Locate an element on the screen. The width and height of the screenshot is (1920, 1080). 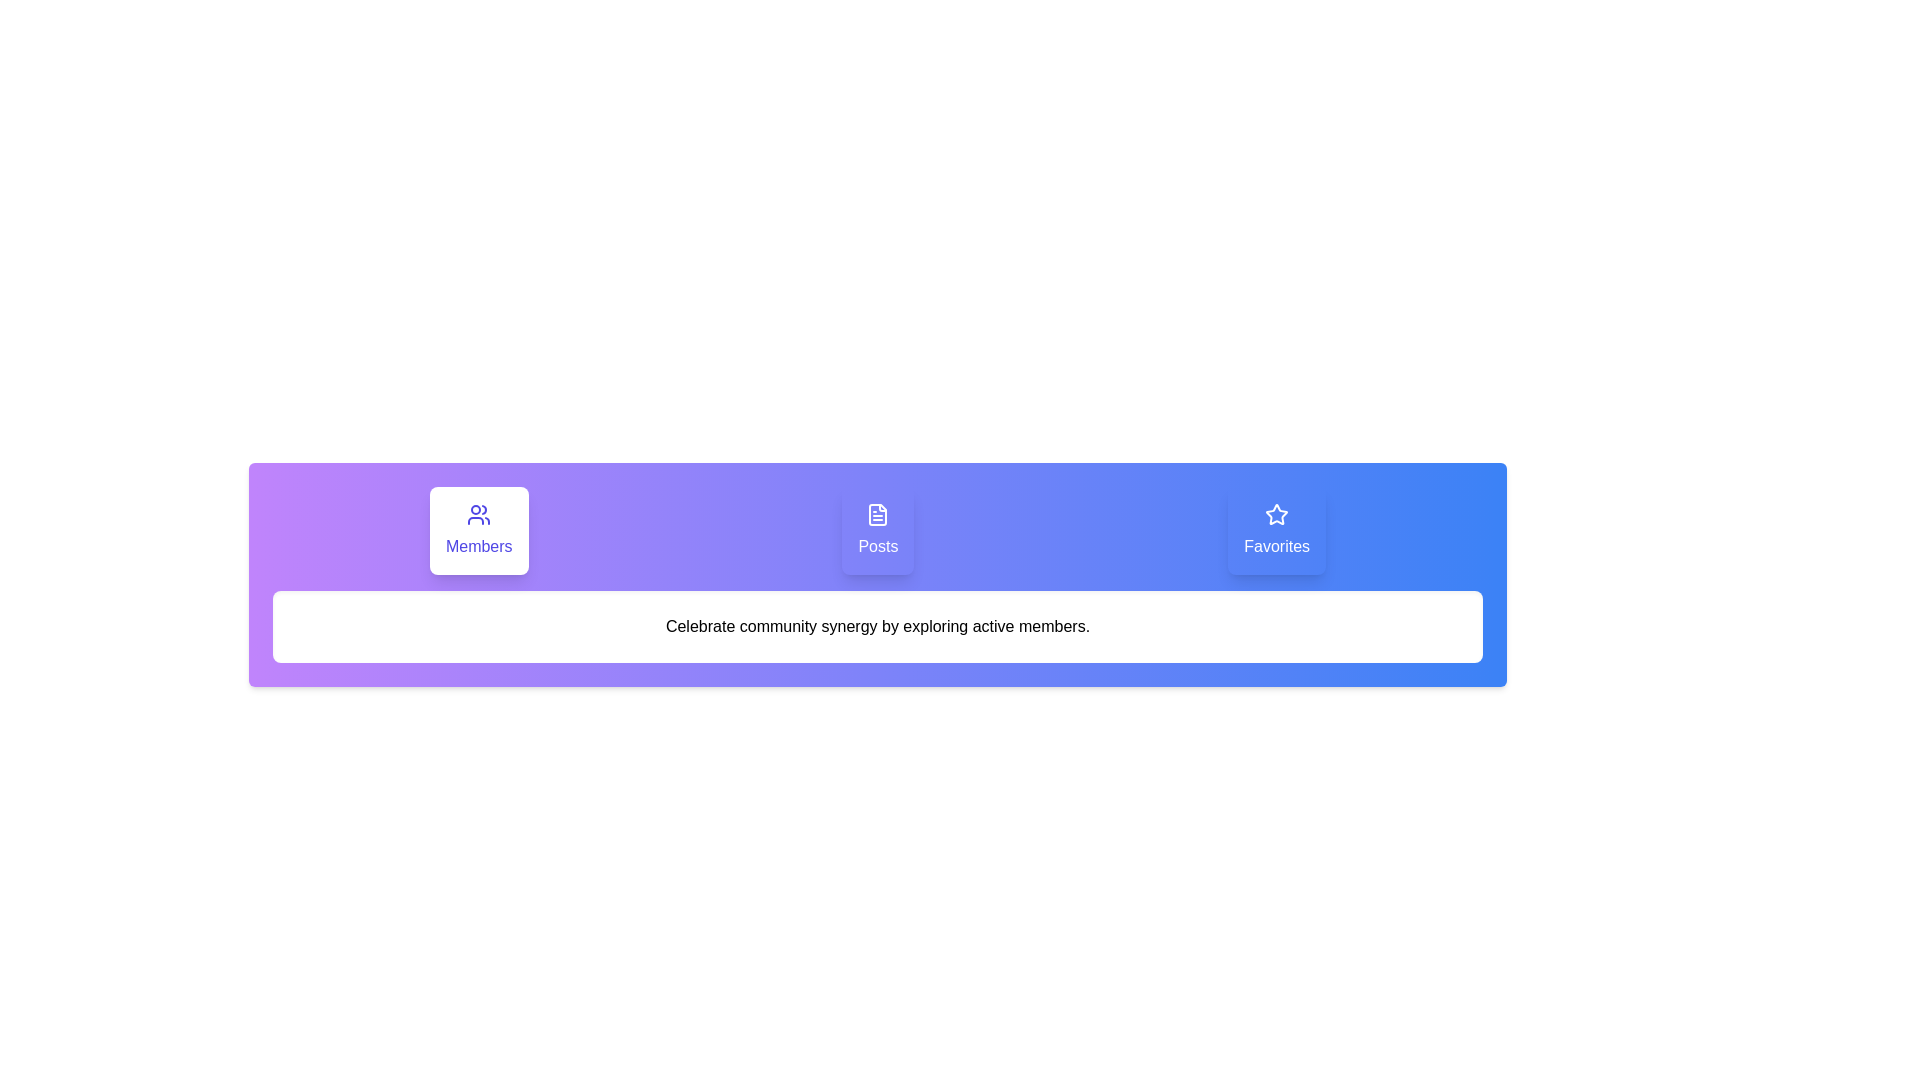
the Favorites tab by clicking on it is located at coordinates (1276, 530).